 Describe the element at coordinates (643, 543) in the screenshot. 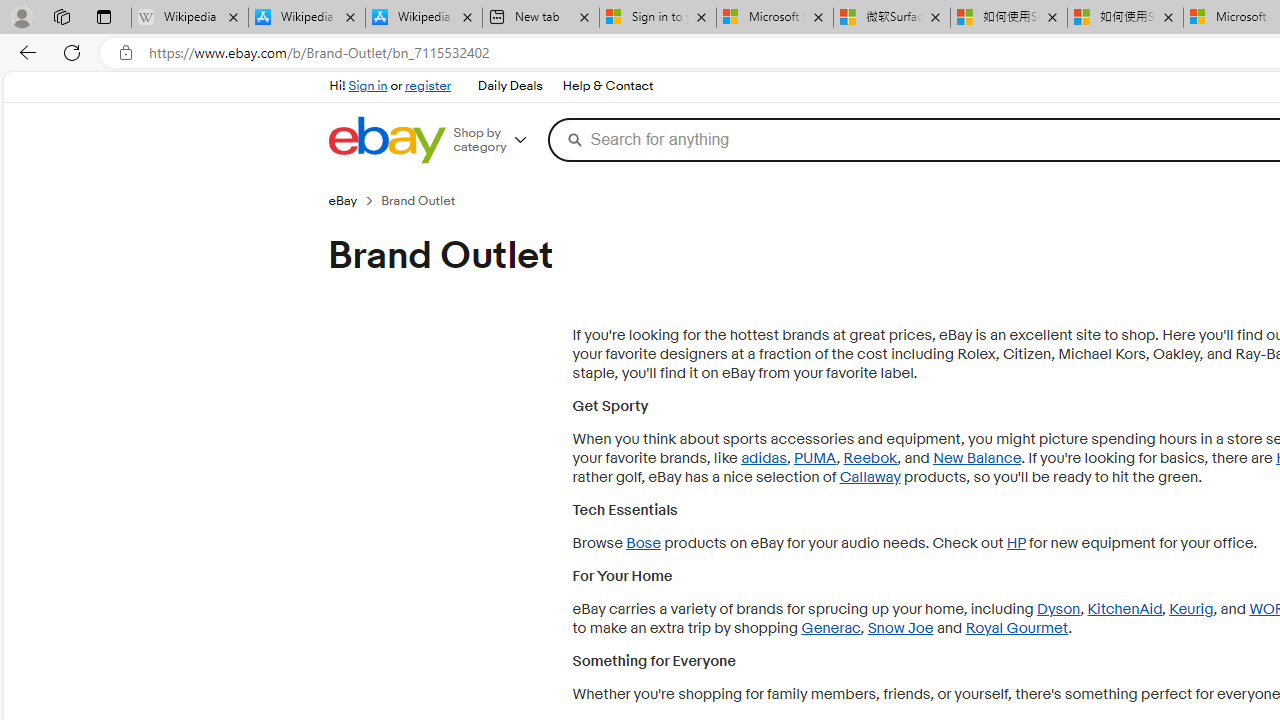

I see `'Bose'` at that location.